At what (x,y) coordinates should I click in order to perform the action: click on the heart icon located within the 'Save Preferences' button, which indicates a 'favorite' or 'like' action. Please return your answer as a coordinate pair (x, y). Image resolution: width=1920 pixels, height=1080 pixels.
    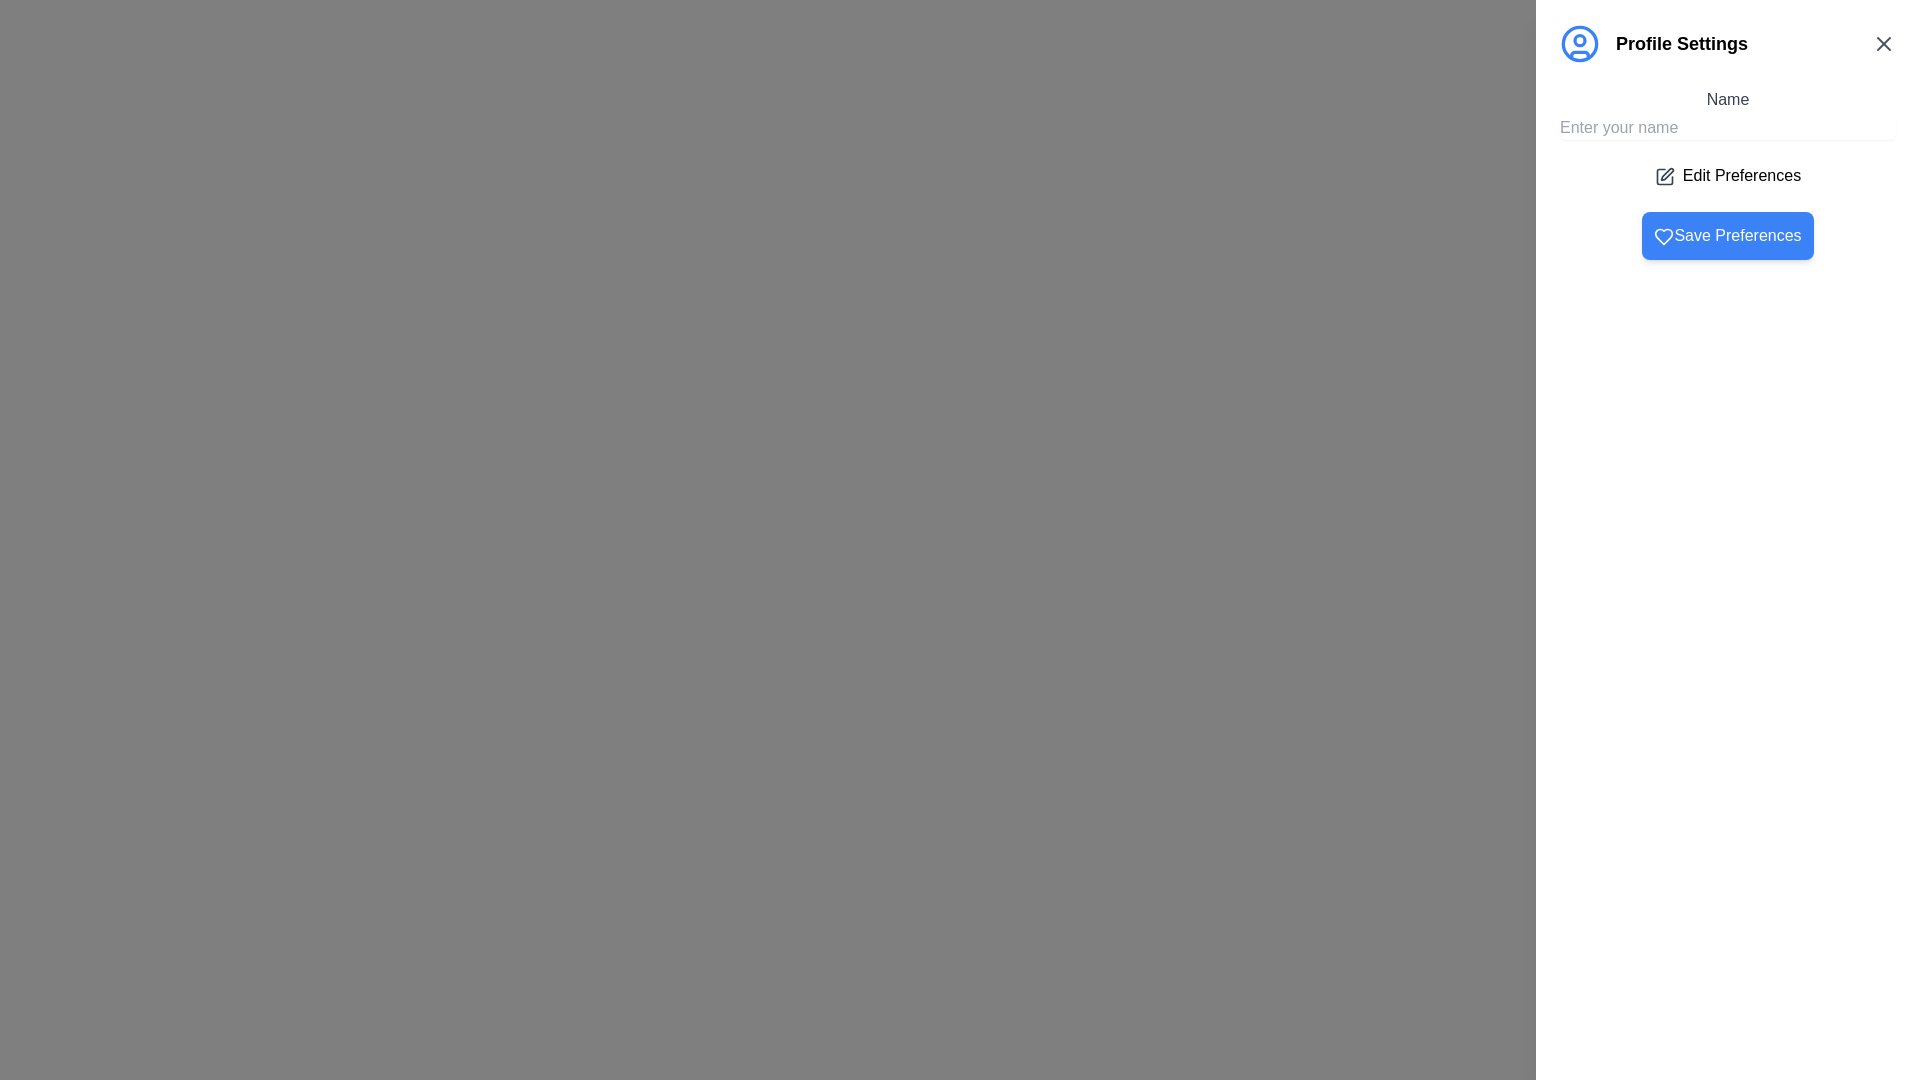
    Looking at the image, I should click on (1664, 235).